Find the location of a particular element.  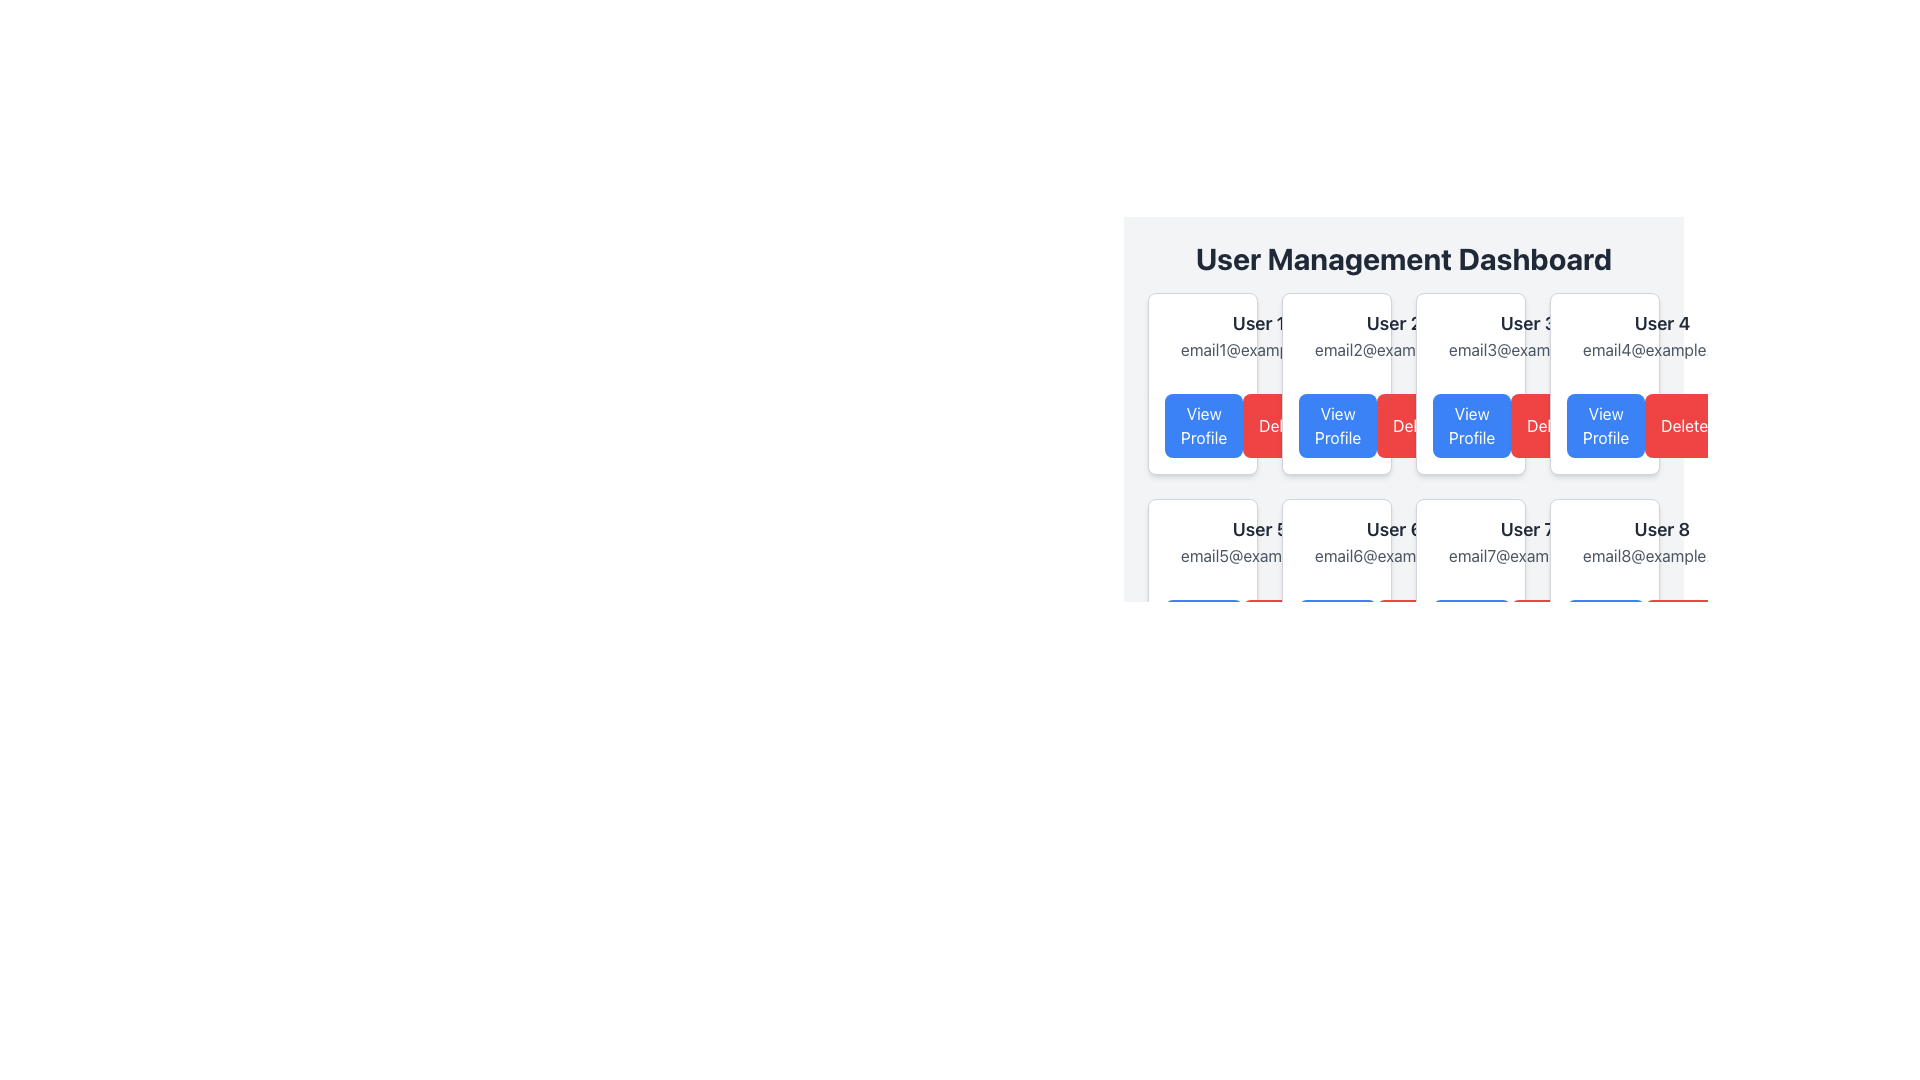

the 'Delete' button, which is a rectangular button with rounded edges and a bright red background is located at coordinates (1415, 424).